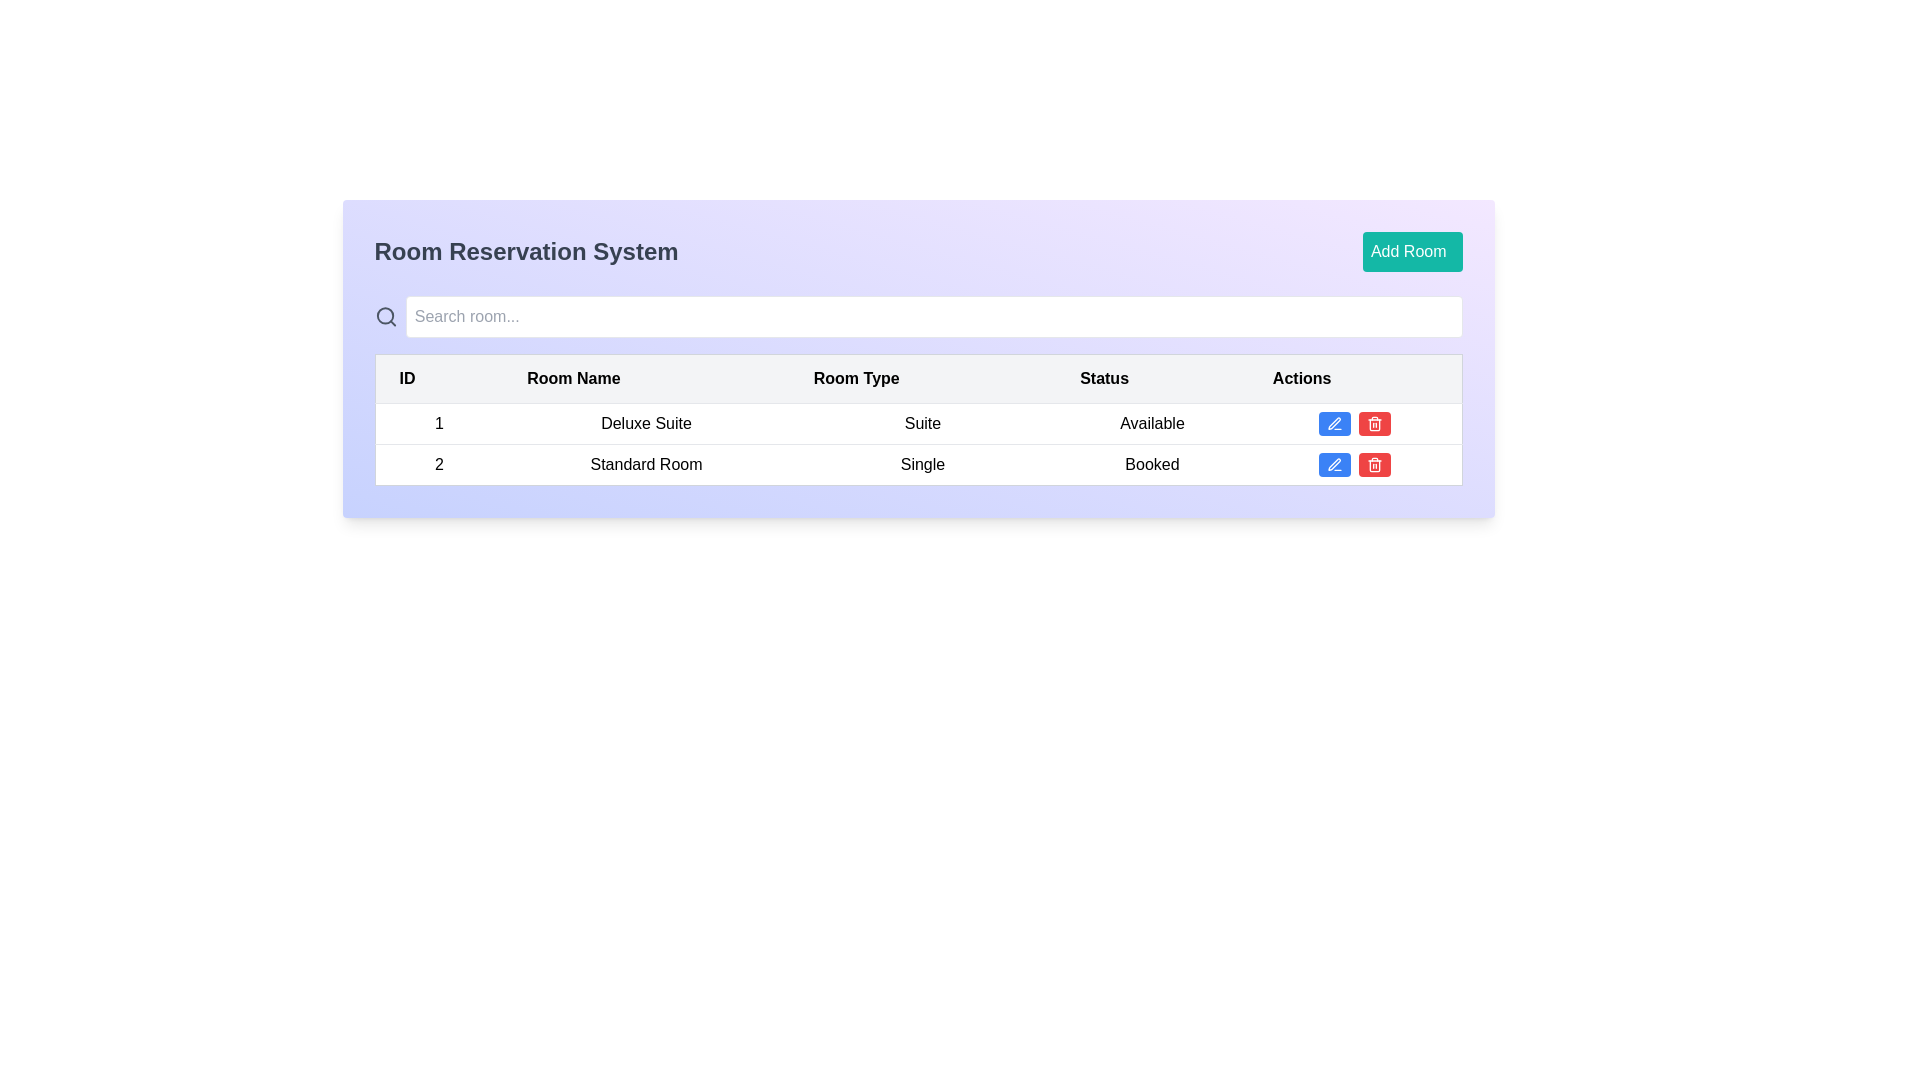 This screenshot has width=1920, height=1080. I want to click on the 'Add Room' text label within the button, which is styled with a teal background and is located in the top-right corner of the 'Room Reservation System' panel, so click(1407, 250).